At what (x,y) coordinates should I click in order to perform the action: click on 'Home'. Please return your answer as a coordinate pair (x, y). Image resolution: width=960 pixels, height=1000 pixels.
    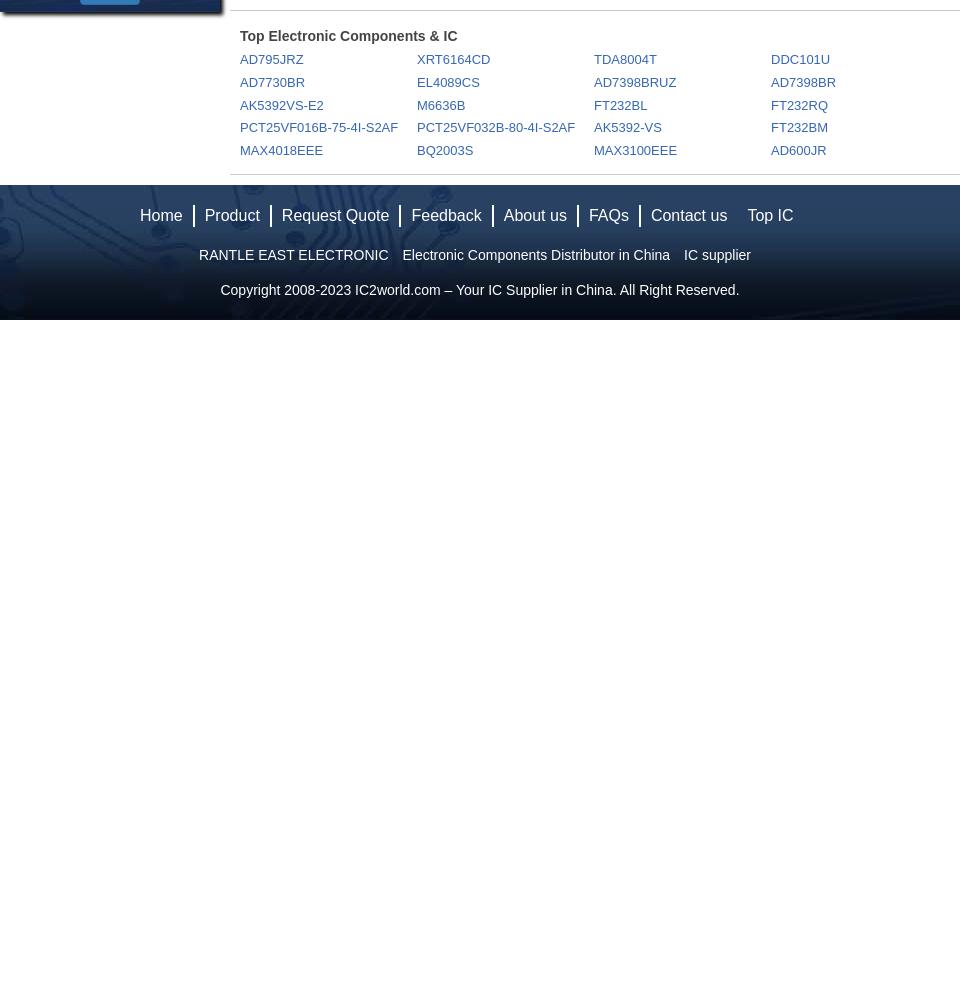
    Looking at the image, I should click on (159, 214).